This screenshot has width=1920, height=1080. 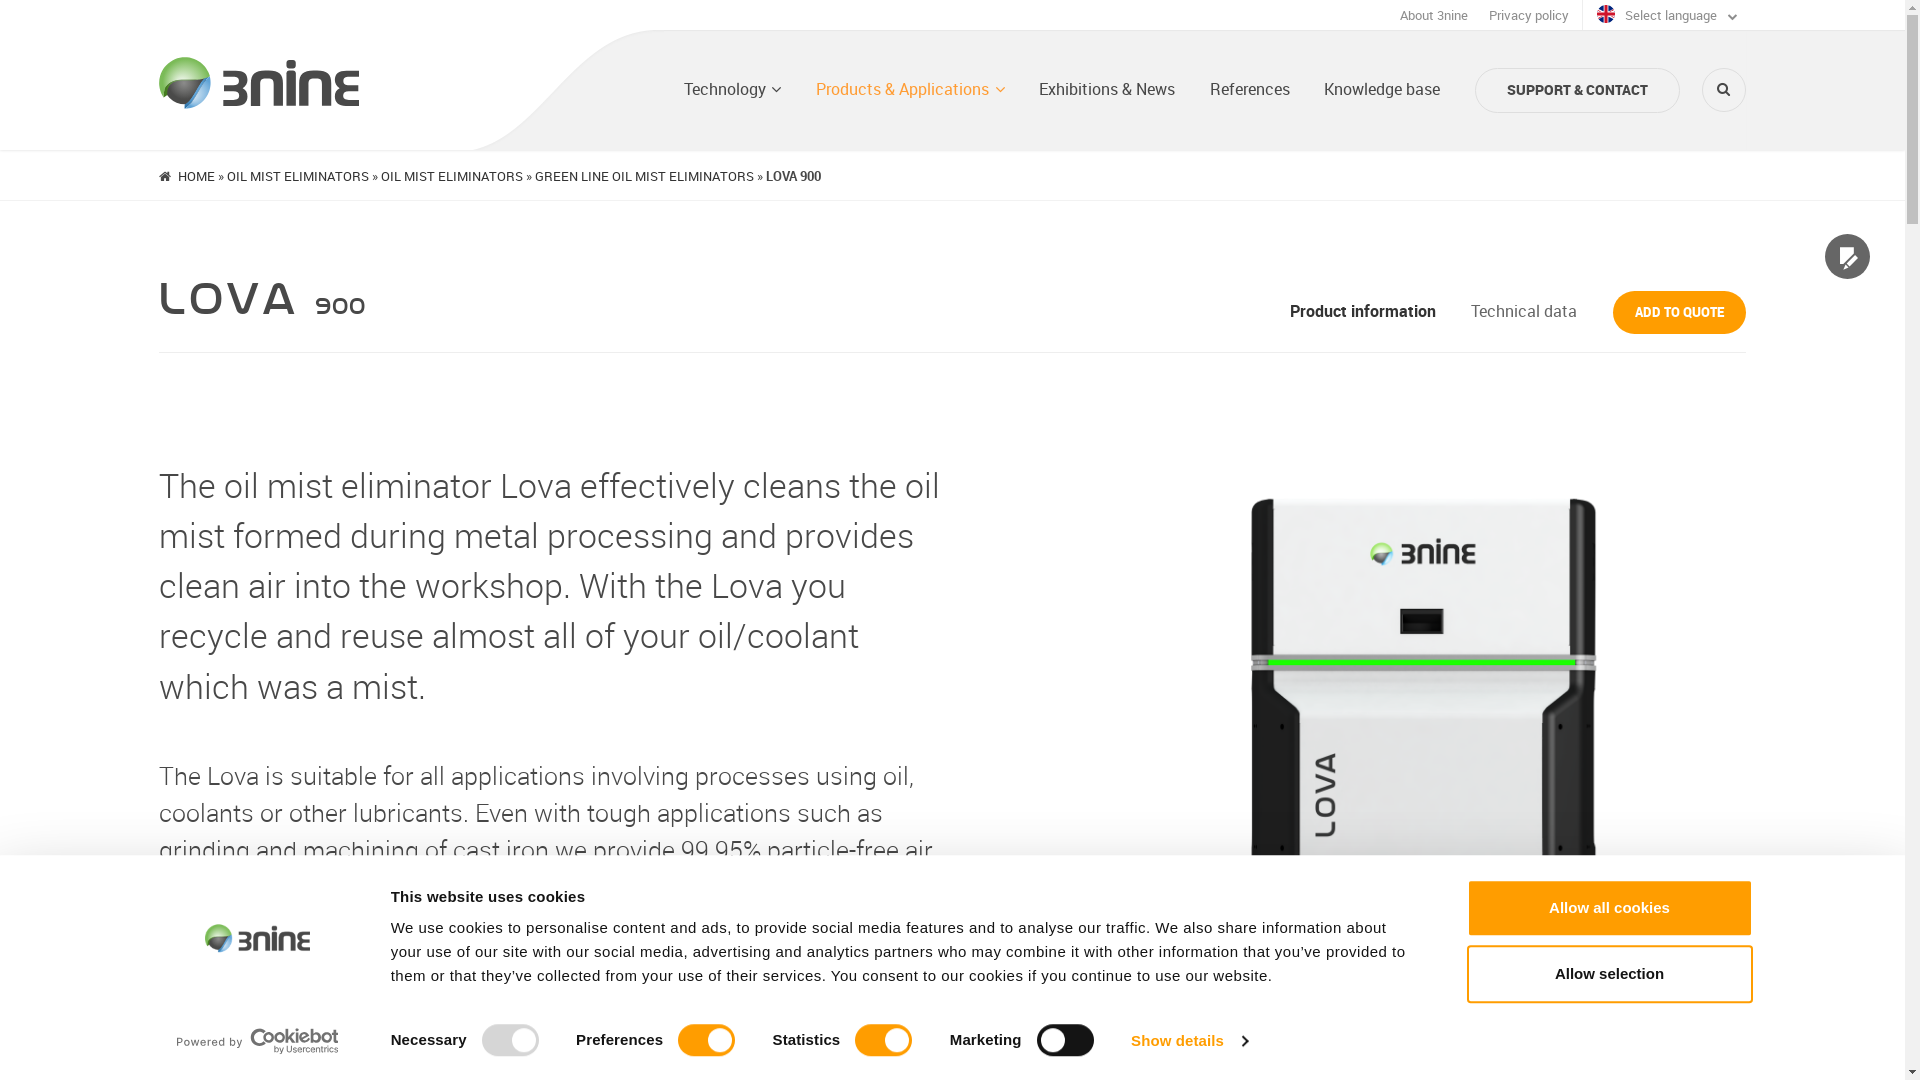 I want to click on 'Privacy policy', so click(x=1528, y=15).